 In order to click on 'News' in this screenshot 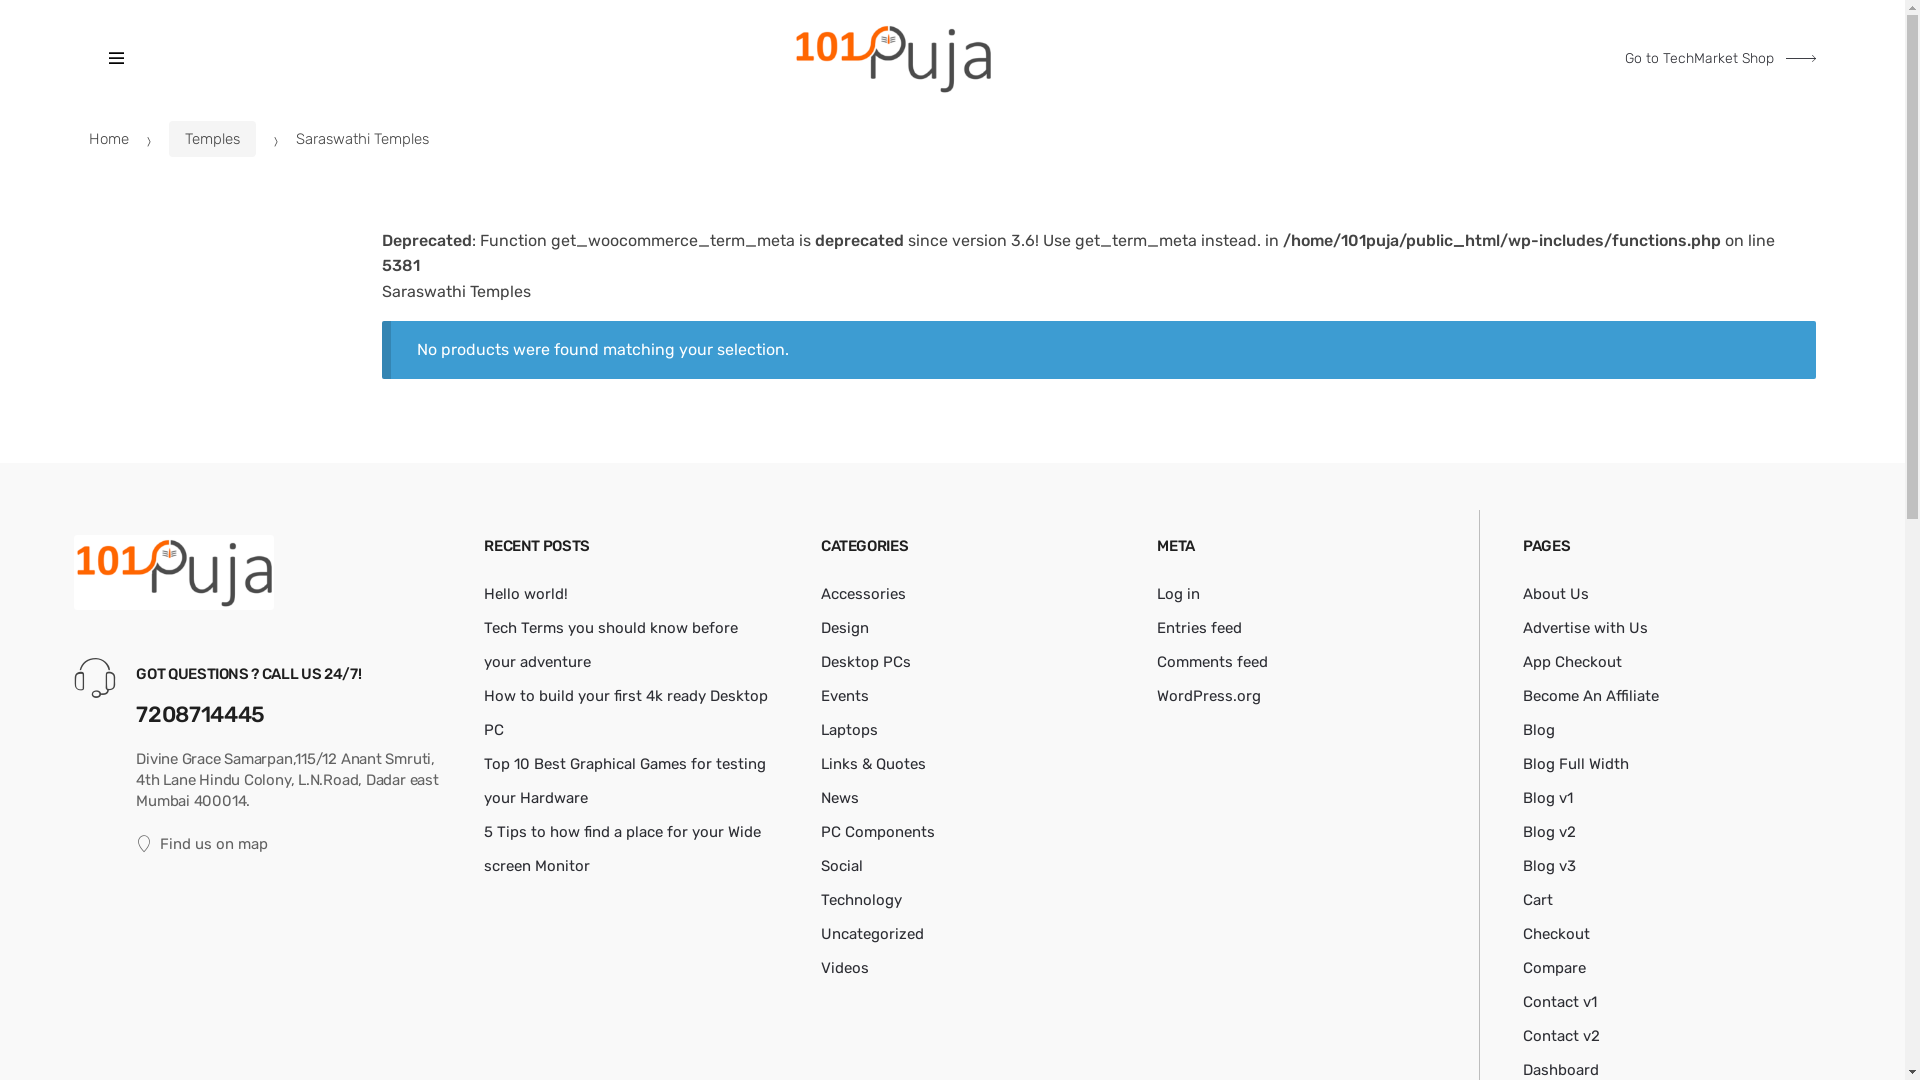, I will do `click(840, 797)`.